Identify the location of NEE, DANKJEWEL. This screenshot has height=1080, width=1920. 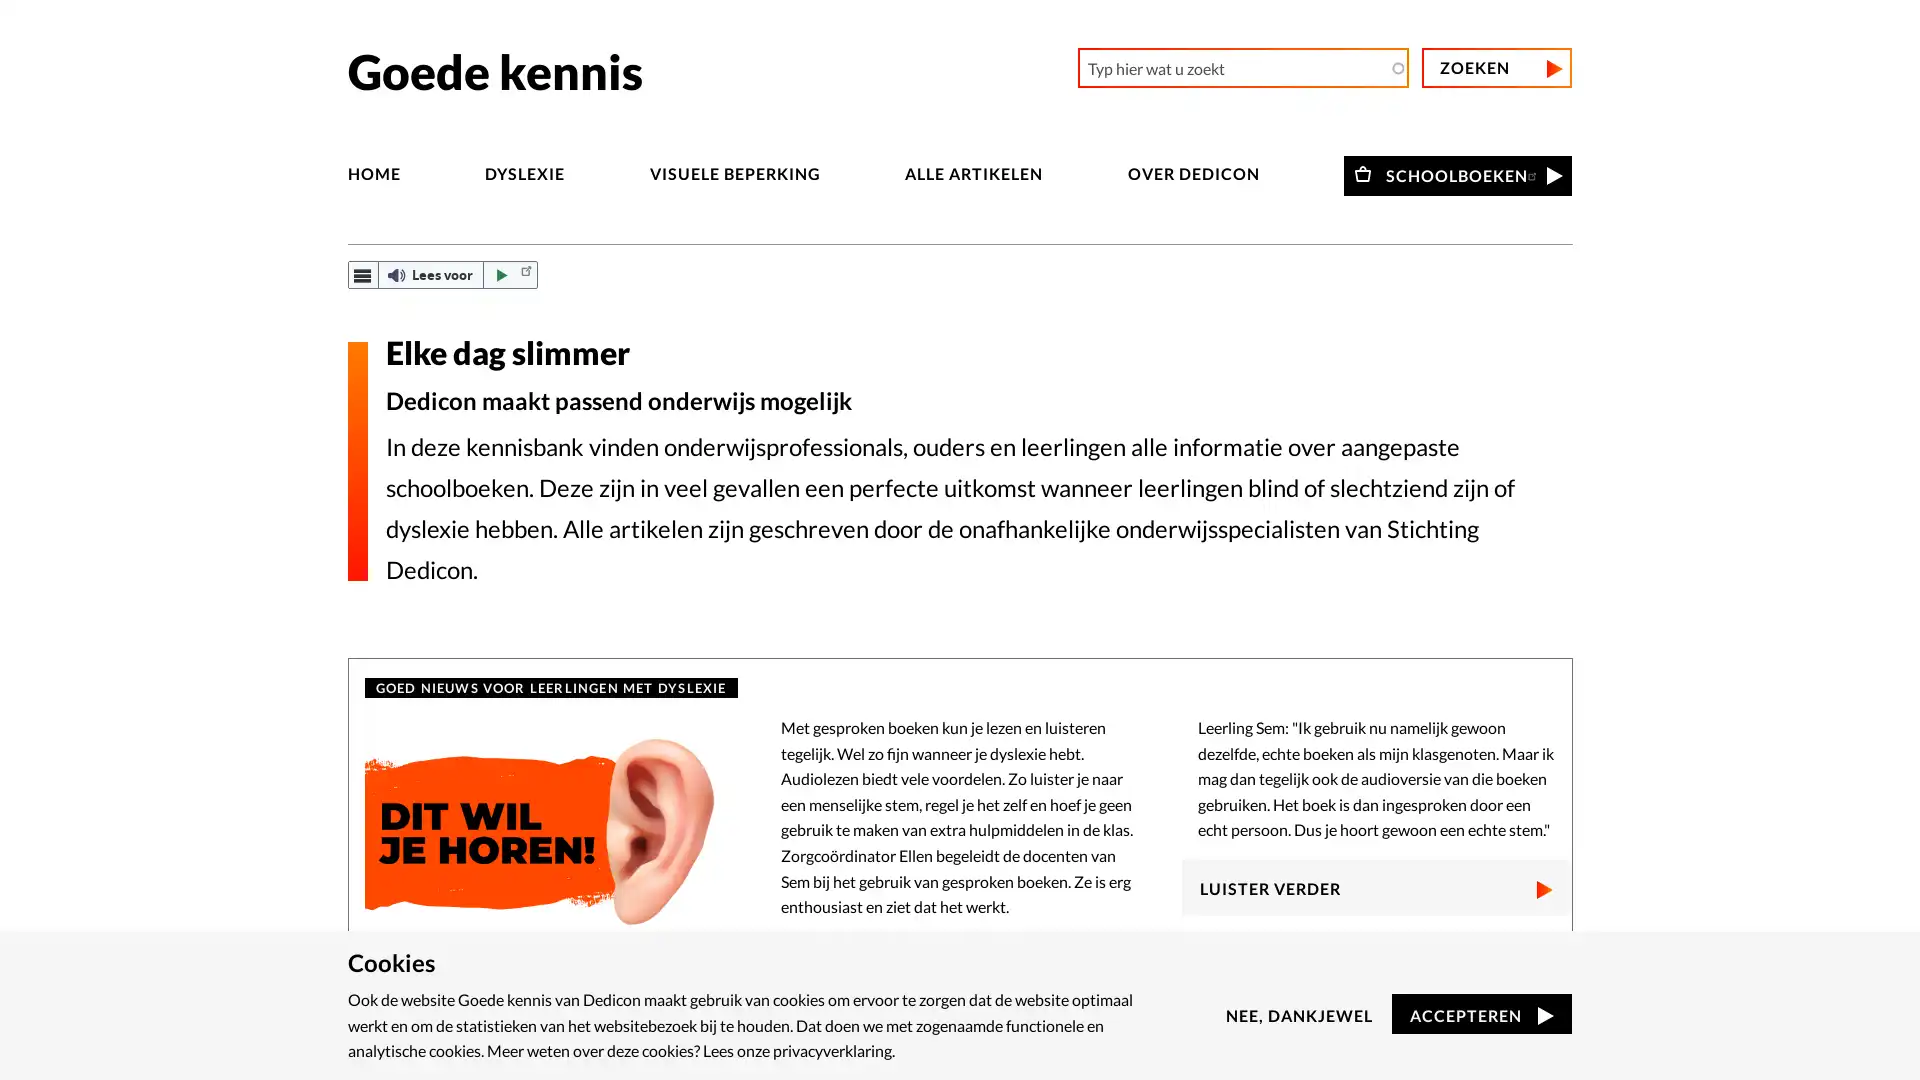
(1299, 1014).